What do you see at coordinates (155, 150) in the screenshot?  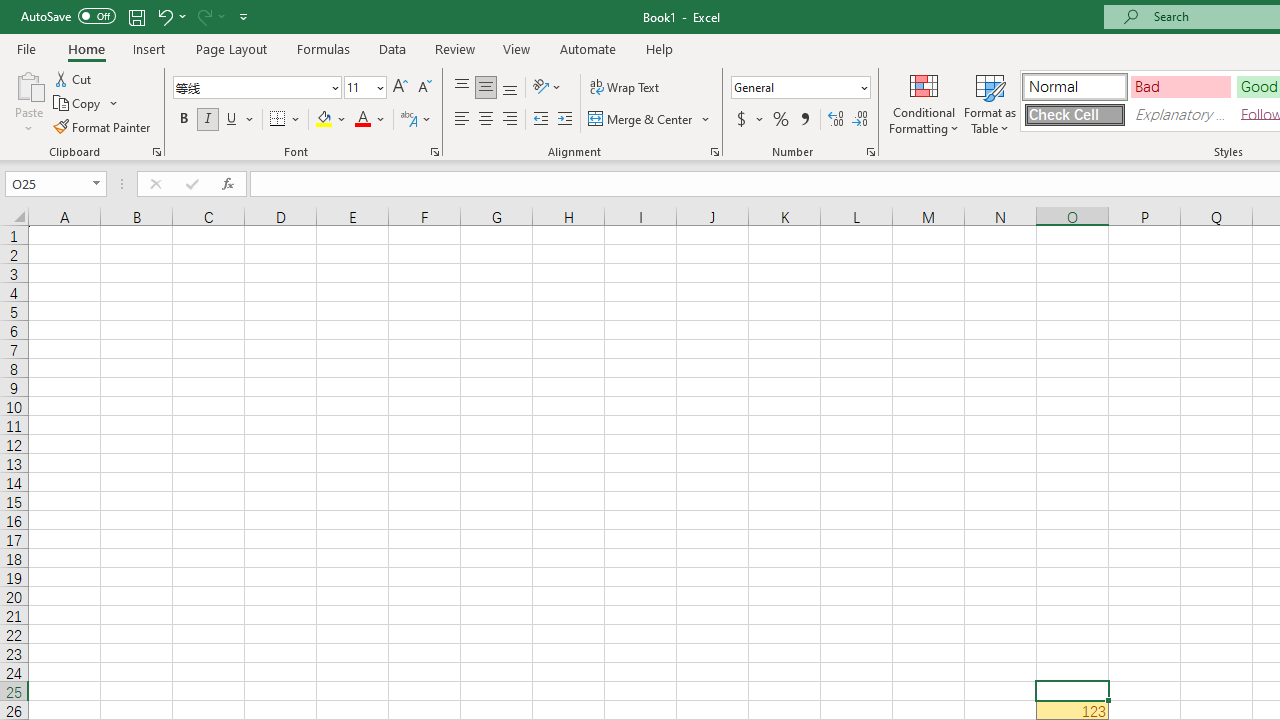 I see `'Office Clipboard...'` at bounding box center [155, 150].